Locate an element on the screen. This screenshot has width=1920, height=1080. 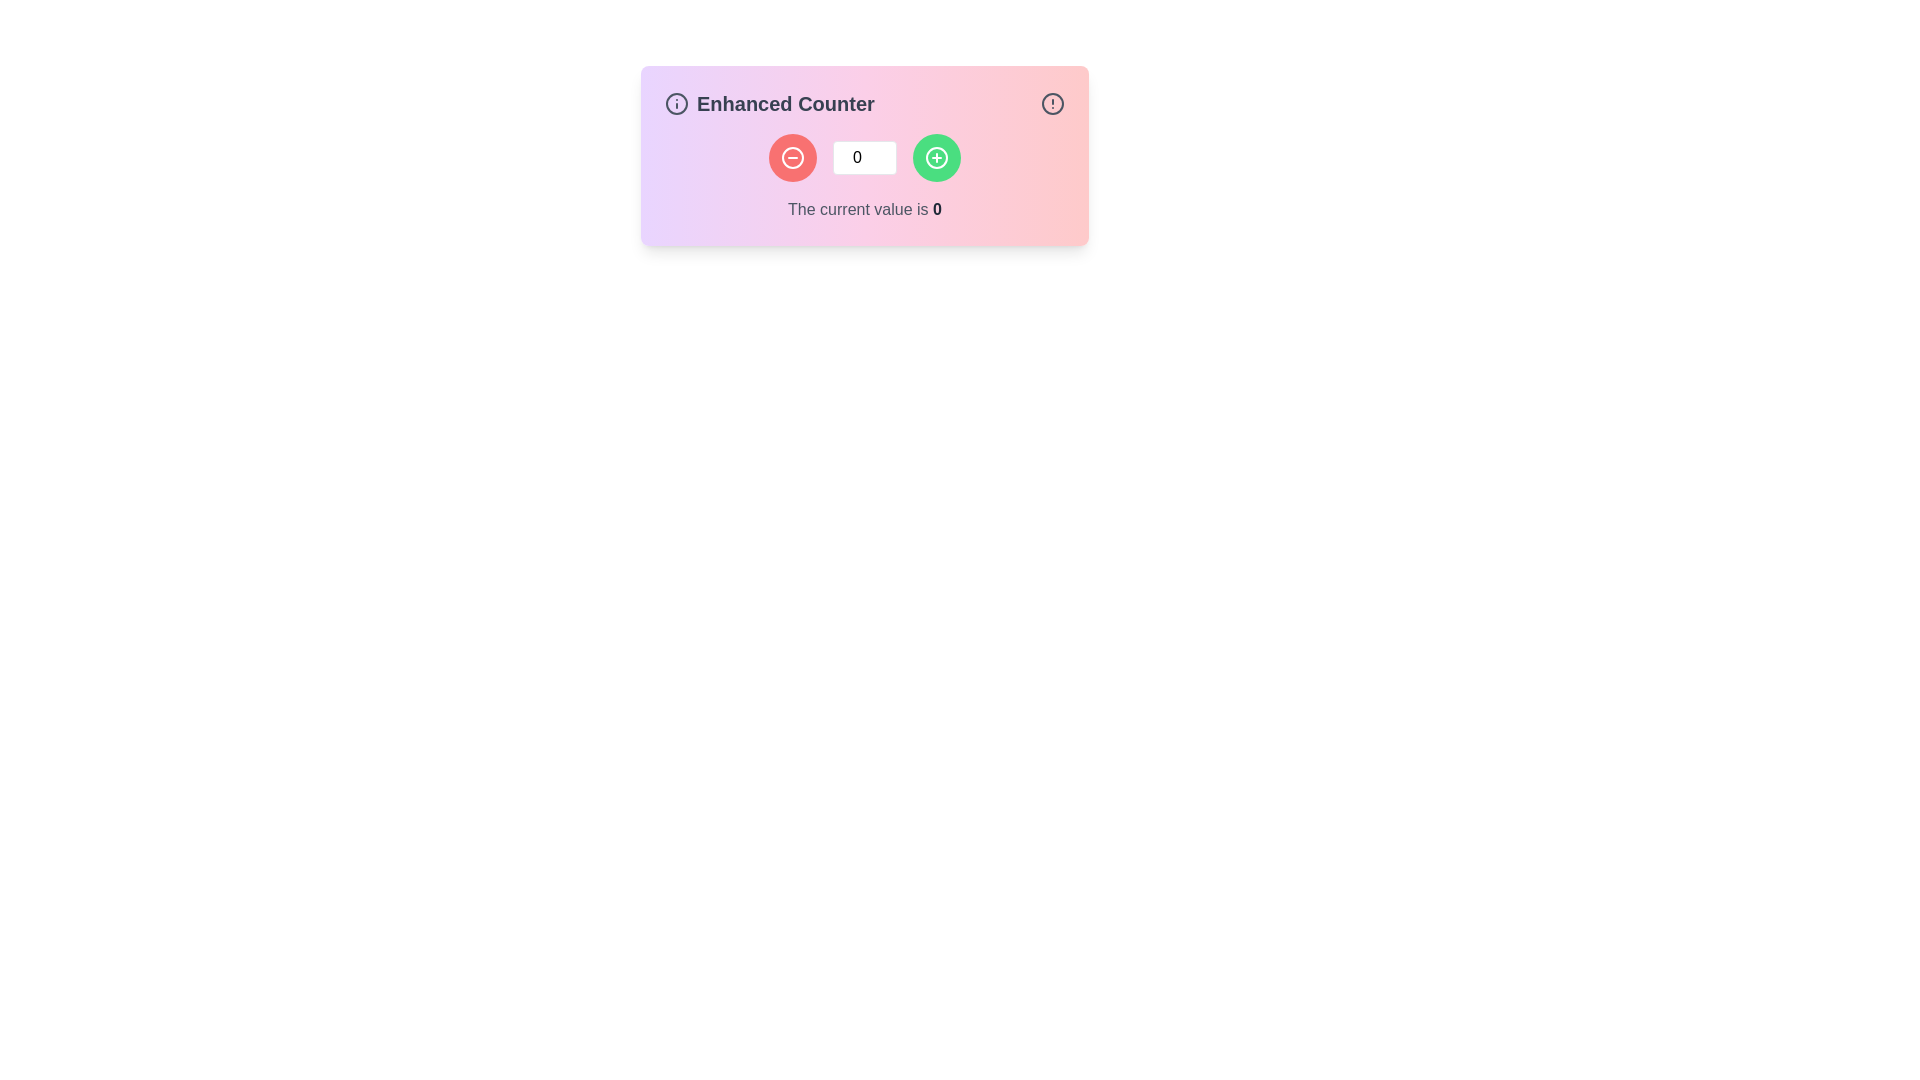
the circular red button with a white minus icon to decrease the value is located at coordinates (791, 157).